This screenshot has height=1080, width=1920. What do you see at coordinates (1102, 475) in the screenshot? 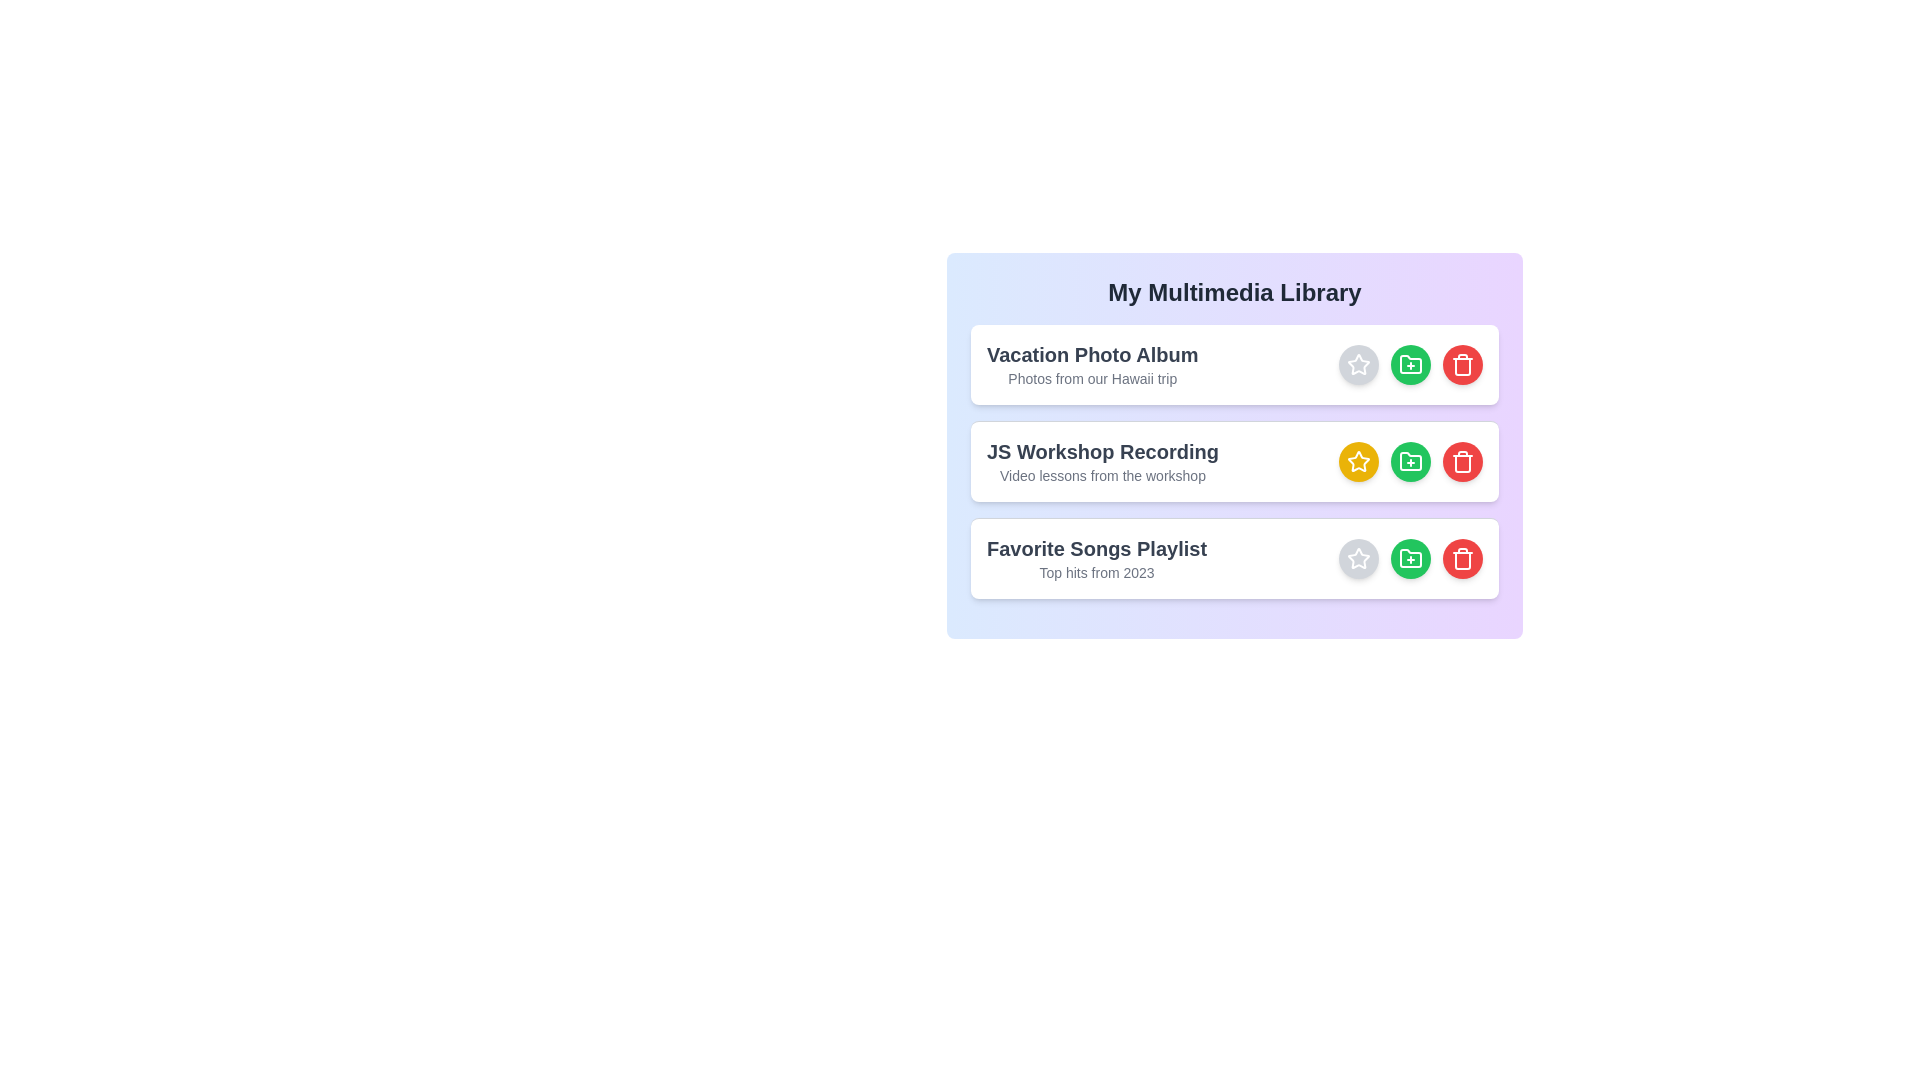
I see `supplementary text label below the bolded title 'JS Workshop Recording' to gain information about the workshop` at bounding box center [1102, 475].